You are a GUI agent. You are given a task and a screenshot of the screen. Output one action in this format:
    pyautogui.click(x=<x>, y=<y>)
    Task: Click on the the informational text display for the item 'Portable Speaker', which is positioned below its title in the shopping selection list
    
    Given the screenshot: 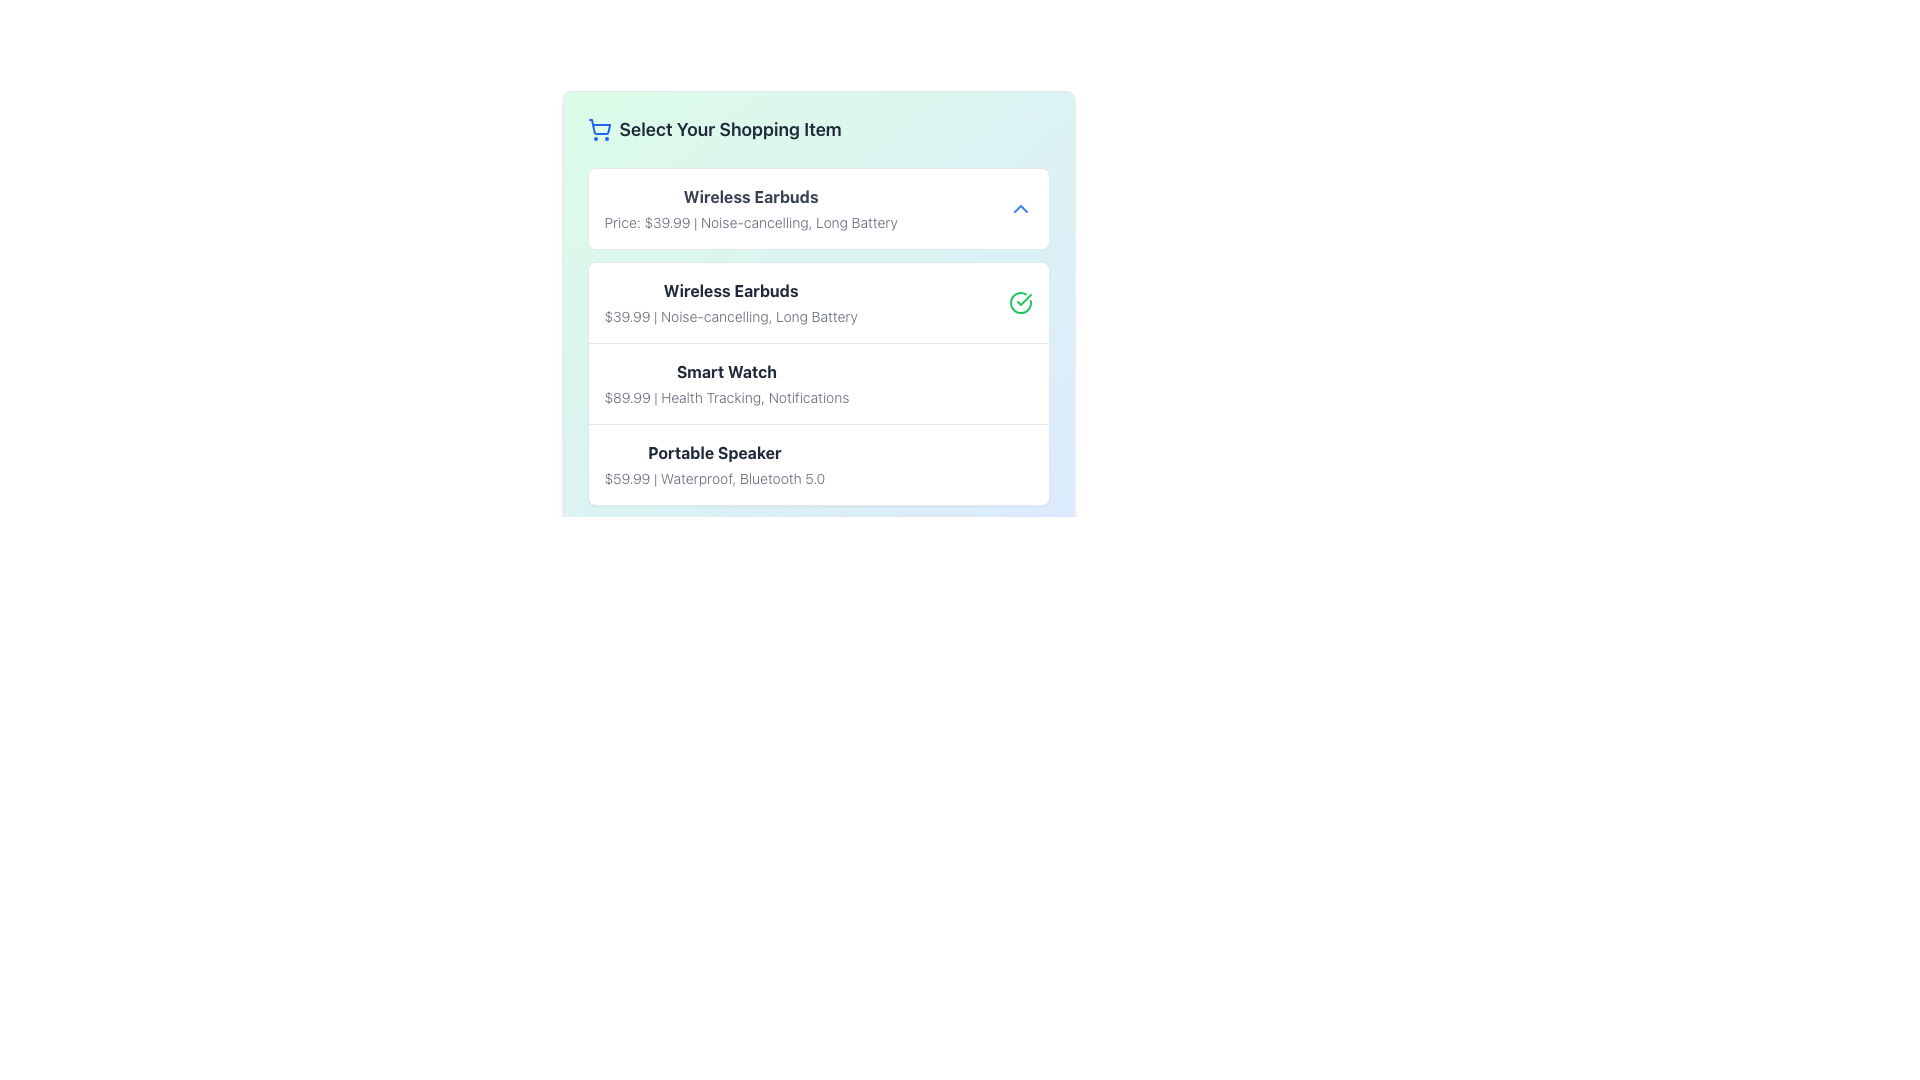 What is the action you would take?
    pyautogui.click(x=714, y=478)
    